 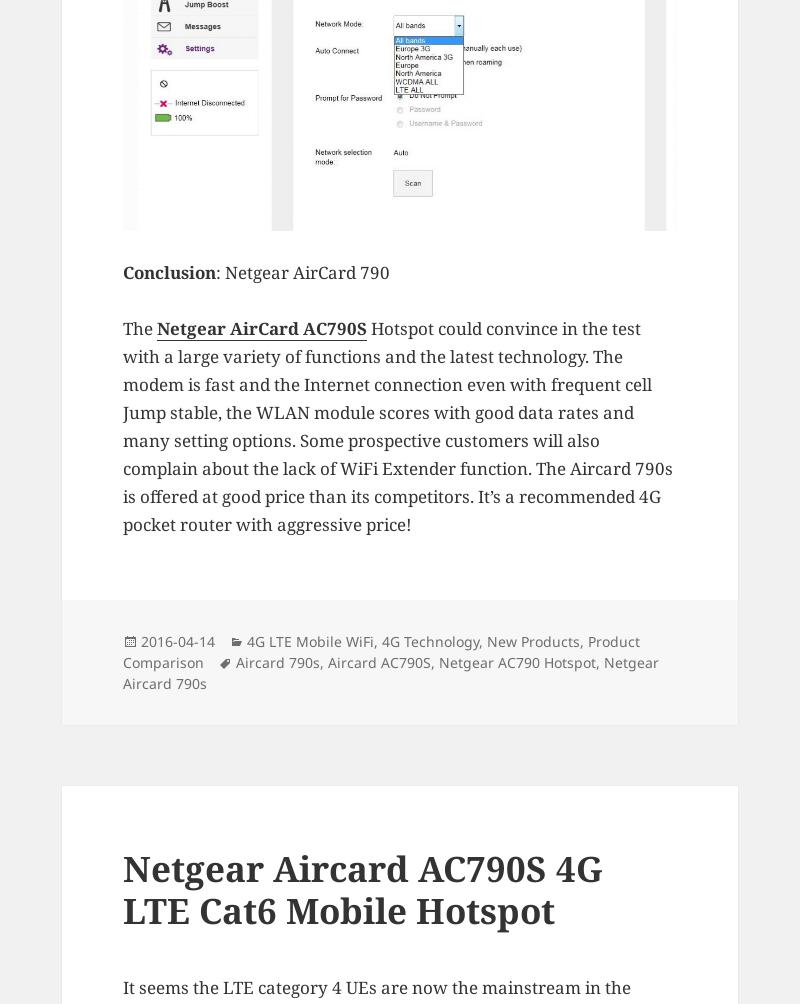 What do you see at coordinates (309, 639) in the screenshot?
I see `'4G LTE Mobile WiFi'` at bounding box center [309, 639].